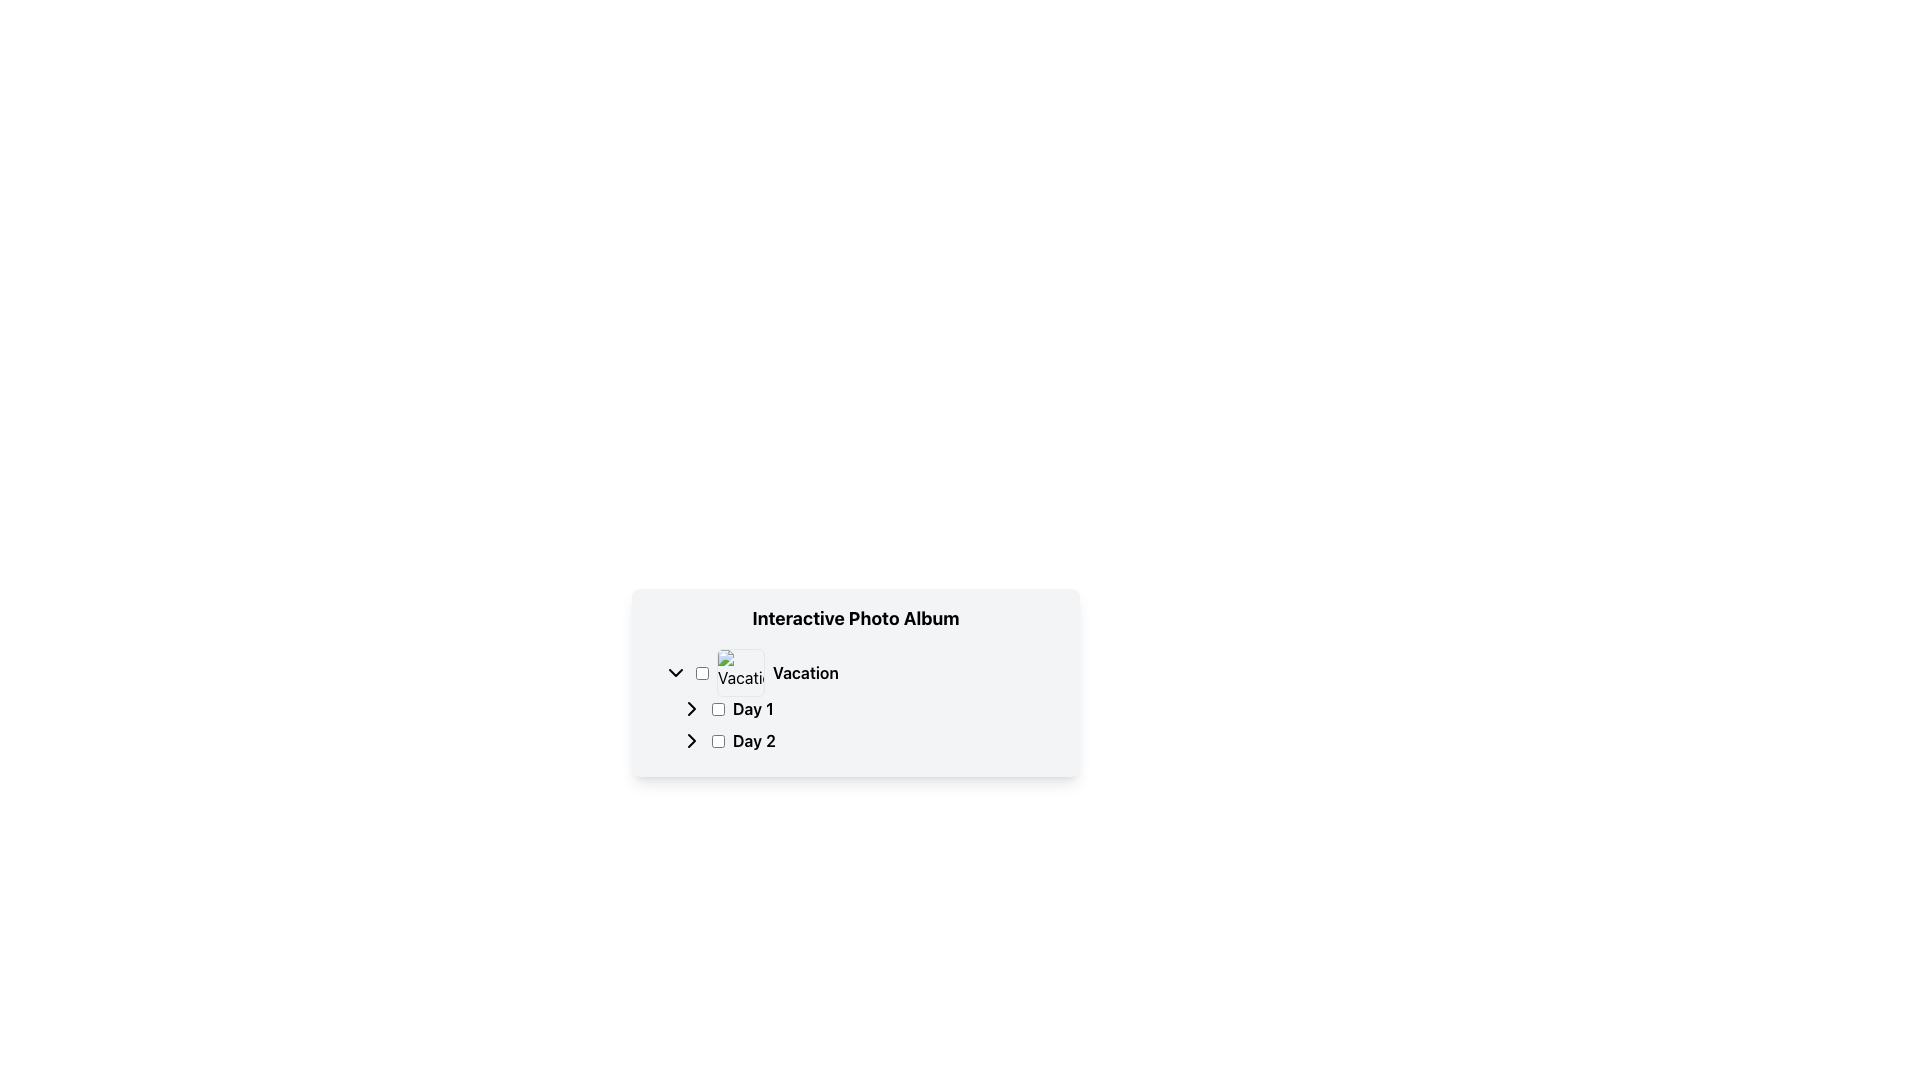  Describe the element at coordinates (718, 708) in the screenshot. I see `the checkbox` at that location.